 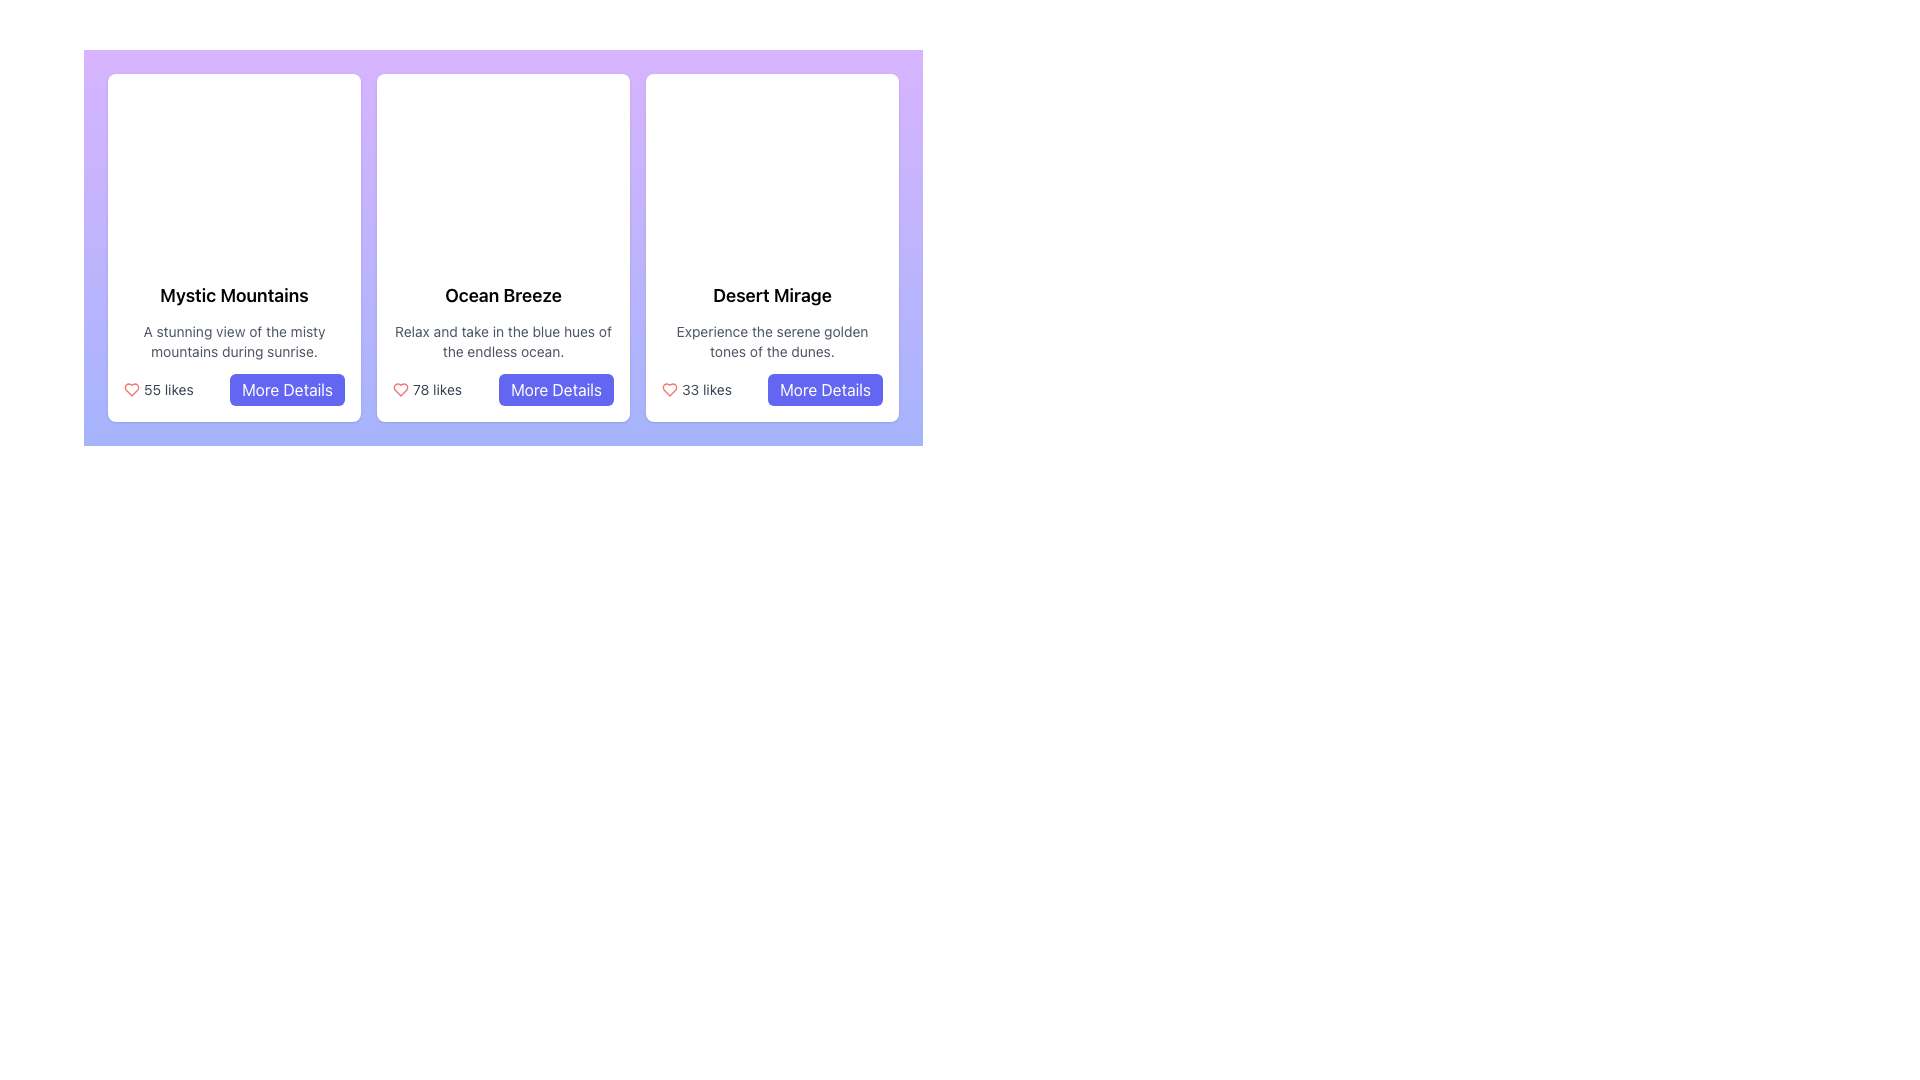 What do you see at coordinates (234, 341) in the screenshot?
I see `the text block containing a description styled with a smaller font size and gray color, located below the title 'Mystic Mountains' in the leftmost card layout` at bounding box center [234, 341].